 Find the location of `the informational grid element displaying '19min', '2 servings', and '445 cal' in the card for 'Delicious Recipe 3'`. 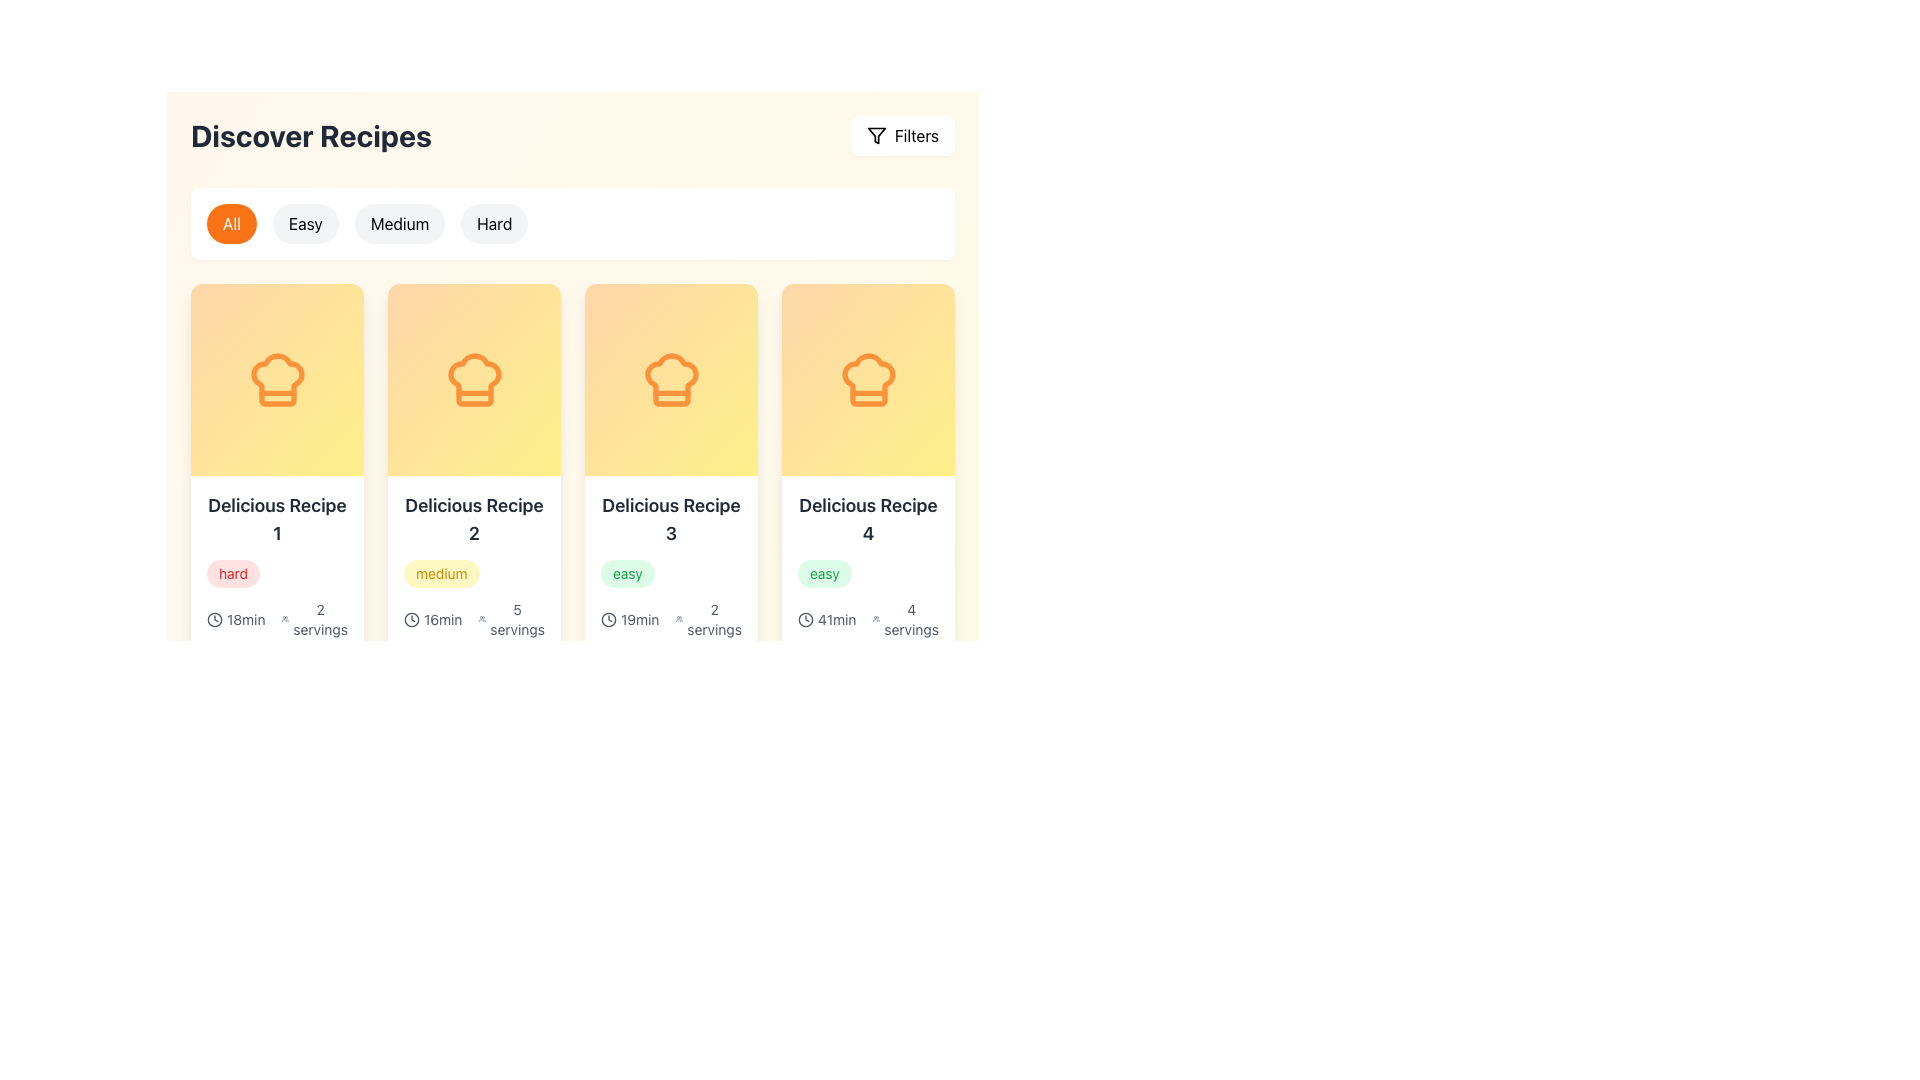

the informational grid element displaying '19min', '2 servings', and '445 cal' in the card for 'Delicious Recipe 3' is located at coordinates (671, 644).